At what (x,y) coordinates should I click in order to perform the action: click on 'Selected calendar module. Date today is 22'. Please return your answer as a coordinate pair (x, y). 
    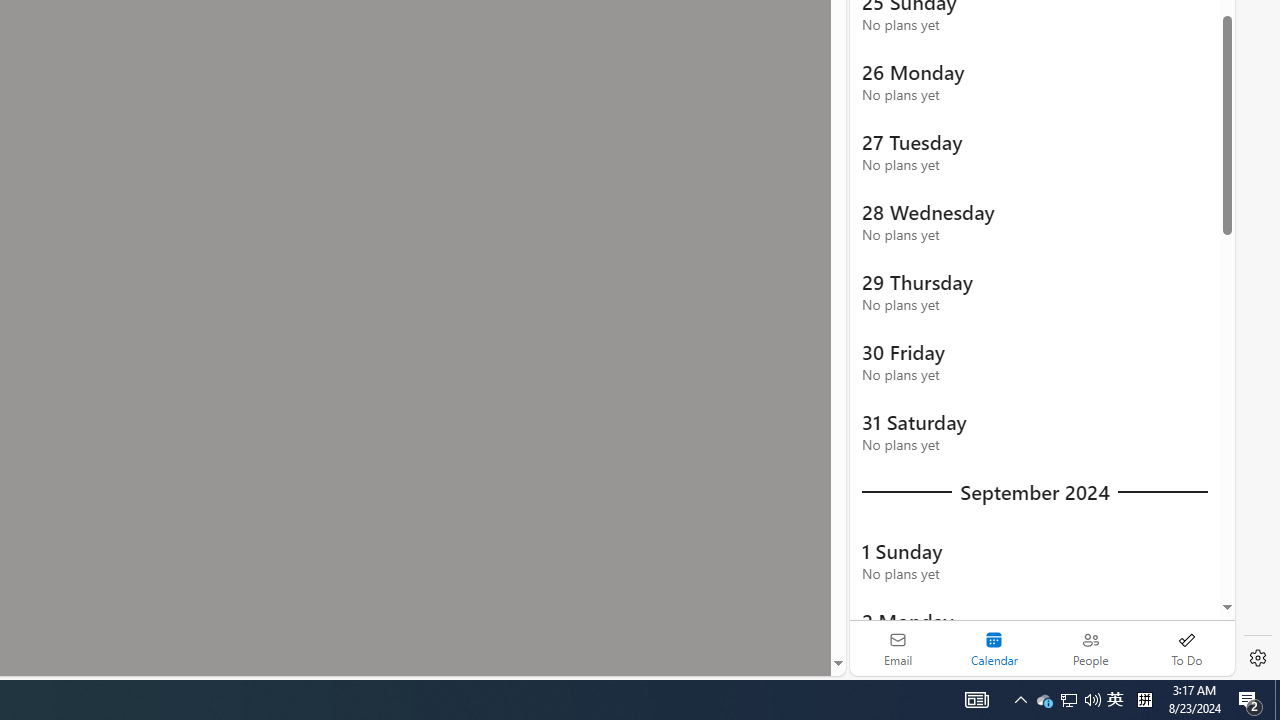
    Looking at the image, I should click on (994, 648).